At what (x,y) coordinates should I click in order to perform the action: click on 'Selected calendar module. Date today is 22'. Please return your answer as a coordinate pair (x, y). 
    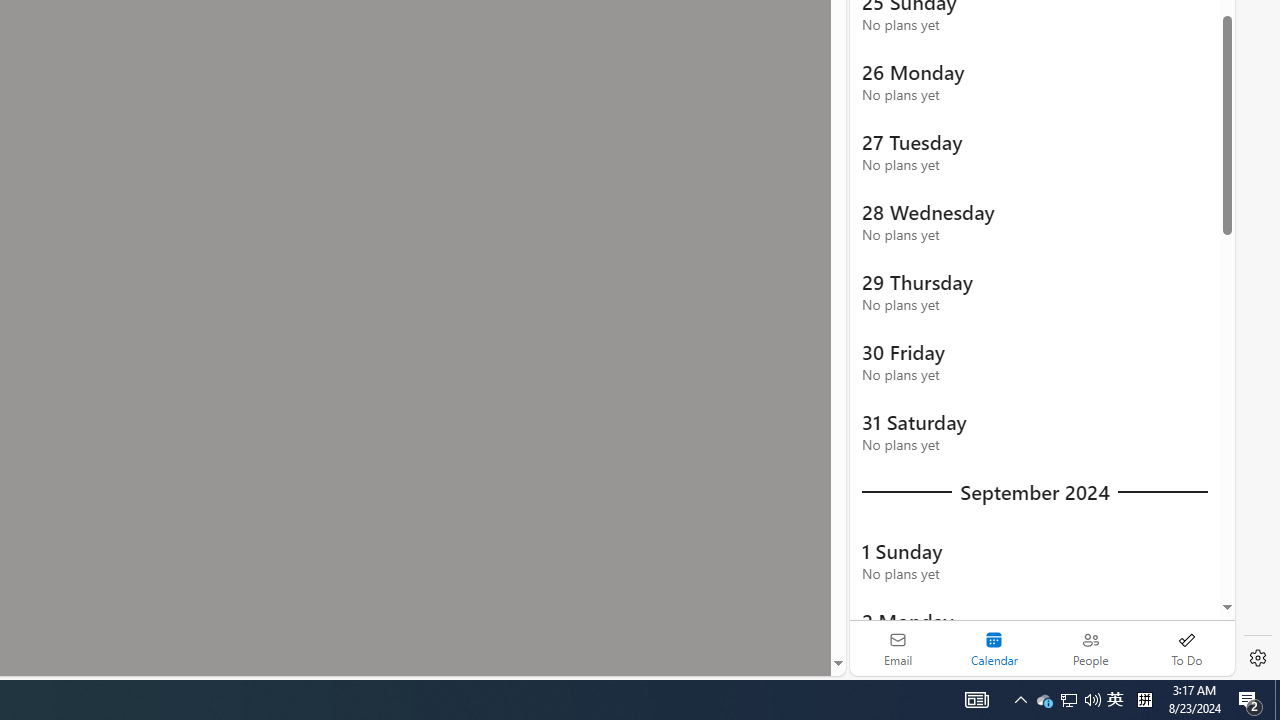
    Looking at the image, I should click on (994, 648).